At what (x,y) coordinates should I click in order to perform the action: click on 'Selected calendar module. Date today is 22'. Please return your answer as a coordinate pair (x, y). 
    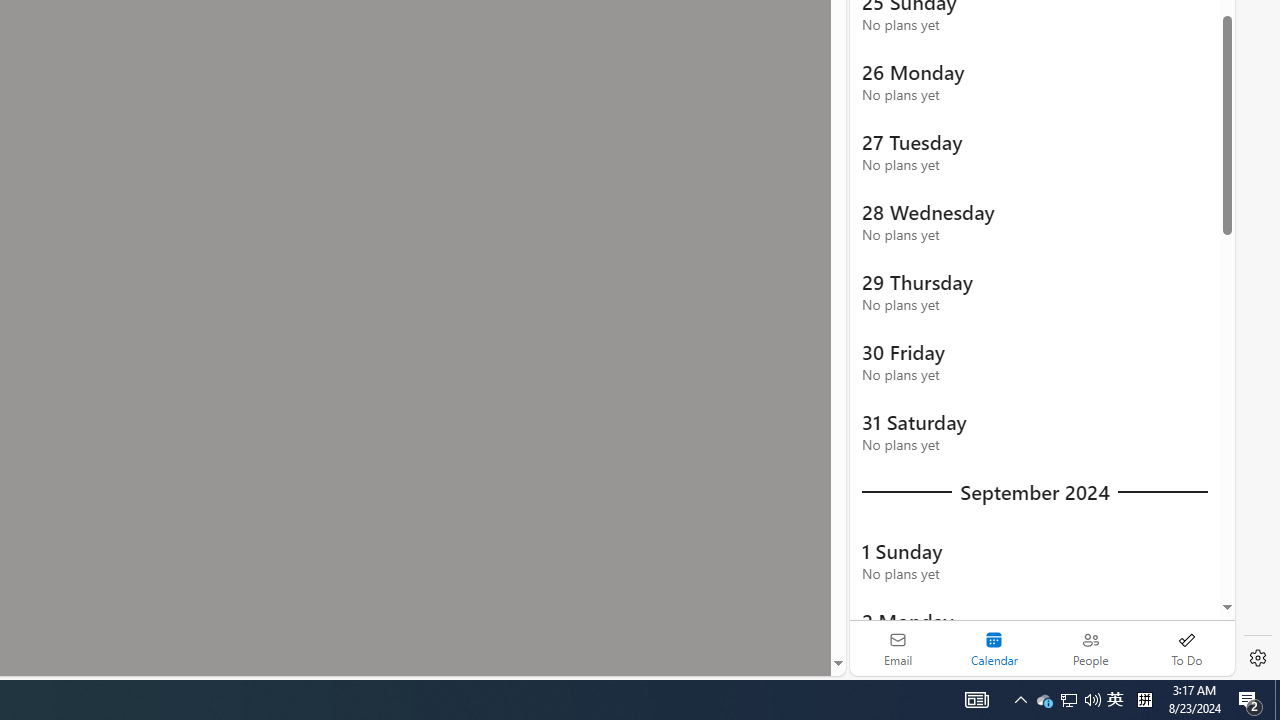
    Looking at the image, I should click on (994, 648).